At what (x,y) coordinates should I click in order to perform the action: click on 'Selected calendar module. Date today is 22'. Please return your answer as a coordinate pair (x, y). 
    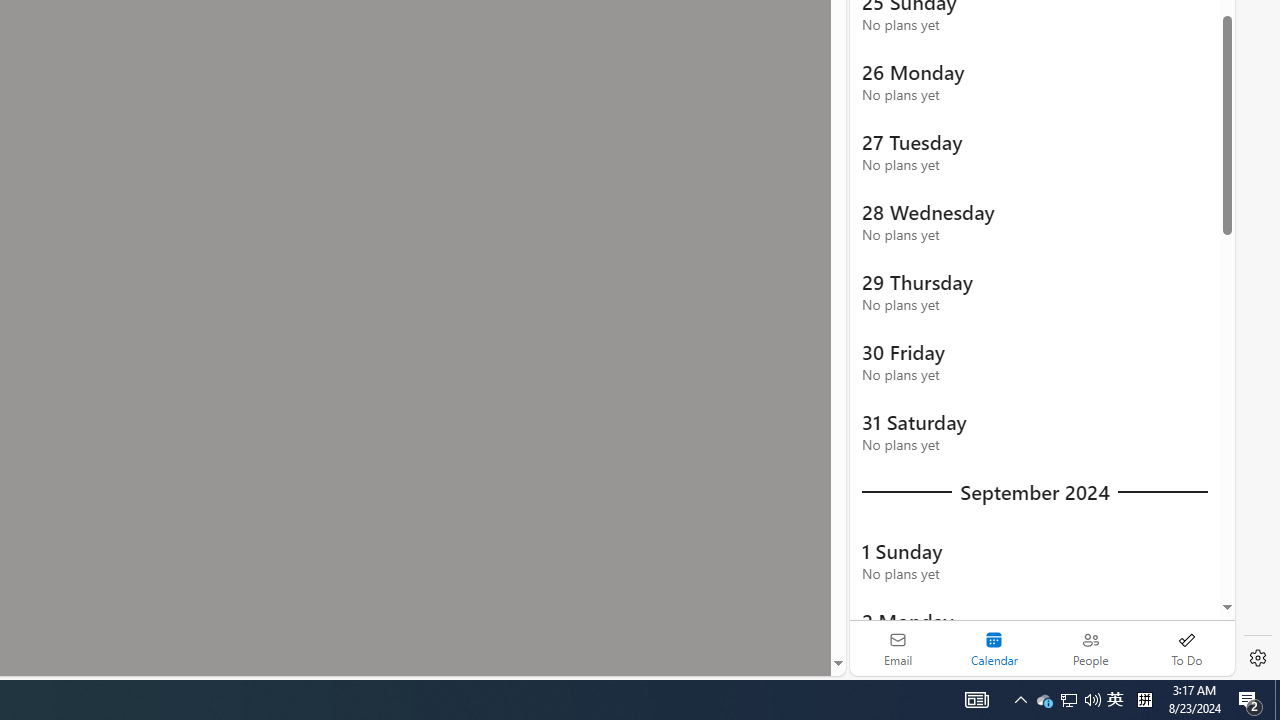
    Looking at the image, I should click on (994, 648).